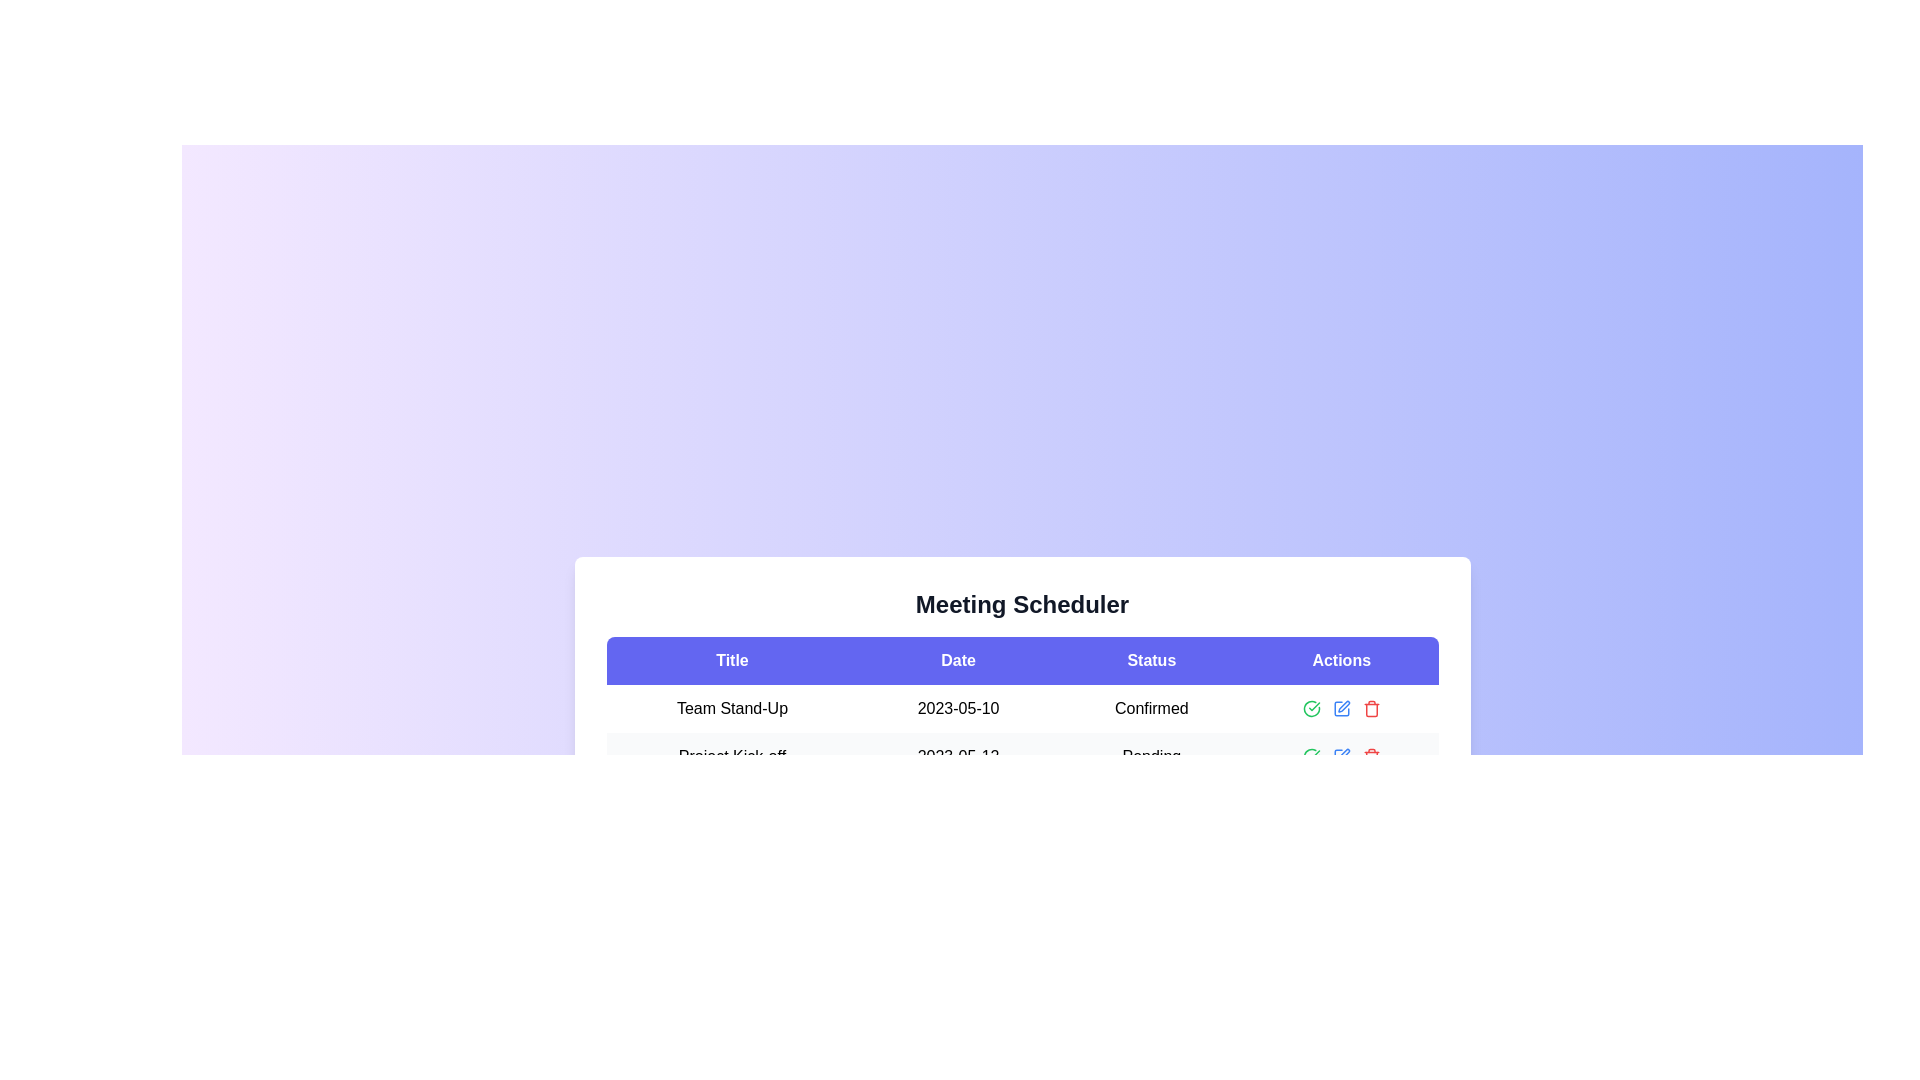 This screenshot has width=1920, height=1080. I want to click on the leftmost button in the 'Actions' column with a pen icon, so click(1341, 708).